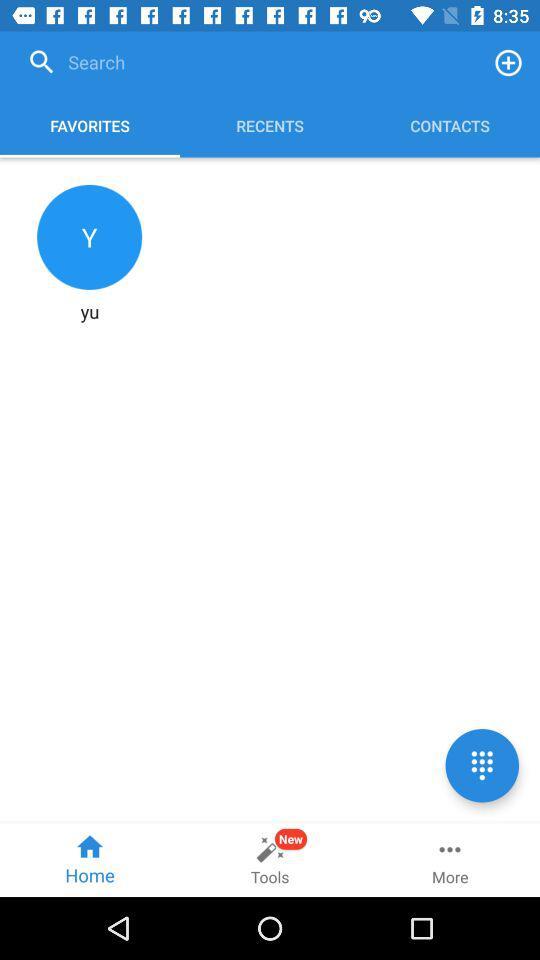 The height and width of the screenshot is (960, 540). I want to click on a new contact, so click(508, 62).